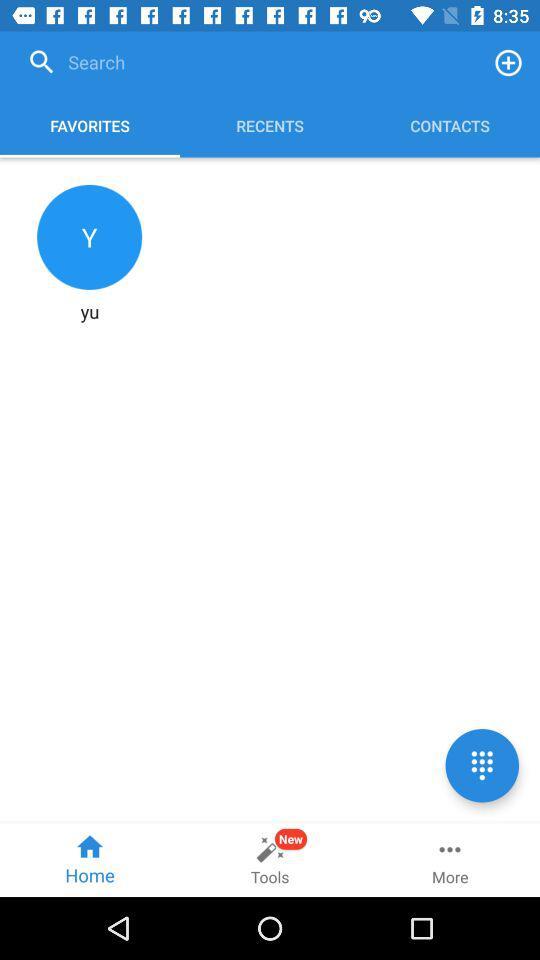 The height and width of the screenshot is (960, 540). I want to click on a new contact, so click(508, 62).